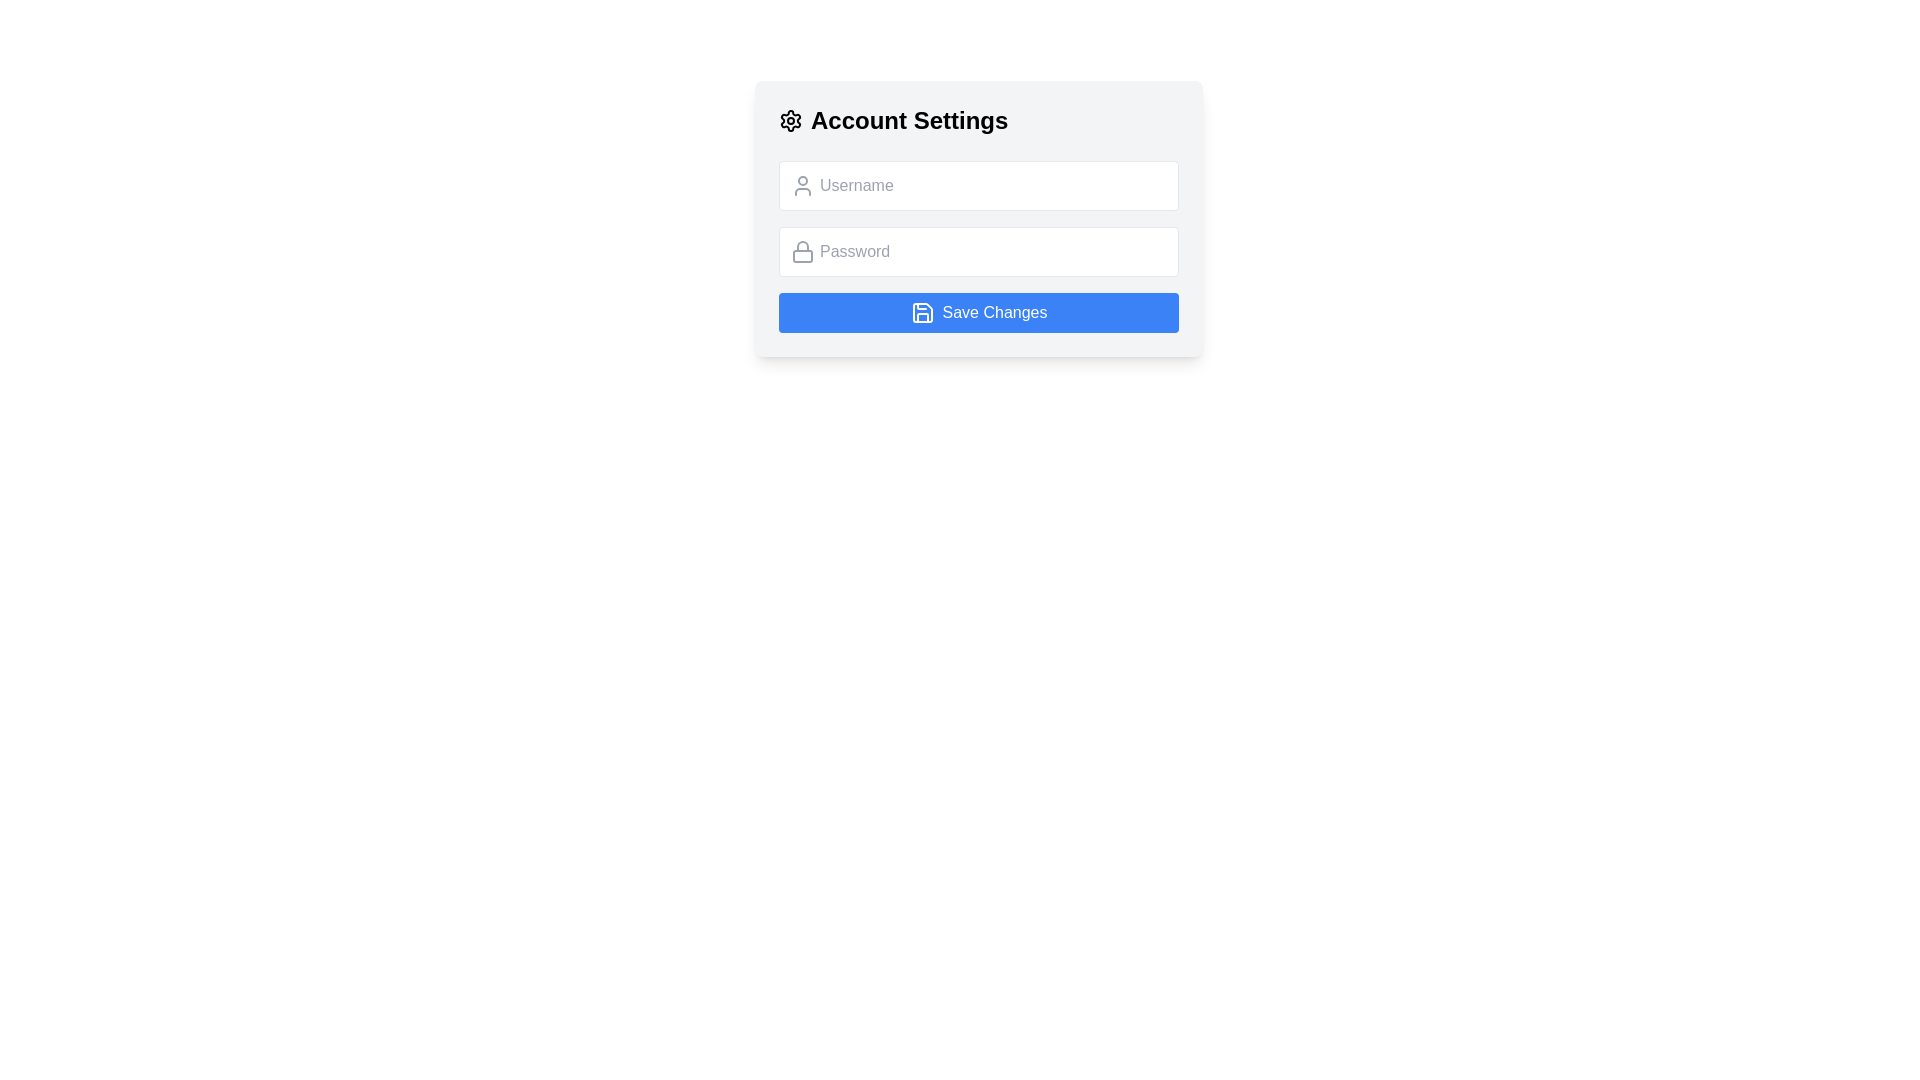 The width and height of the screenshot is (1920, 1080). I want to click on the user profile icon, which is a gray SVG icon depicting a person, located to the left of the 'Username' text input field, so click(802, 185).